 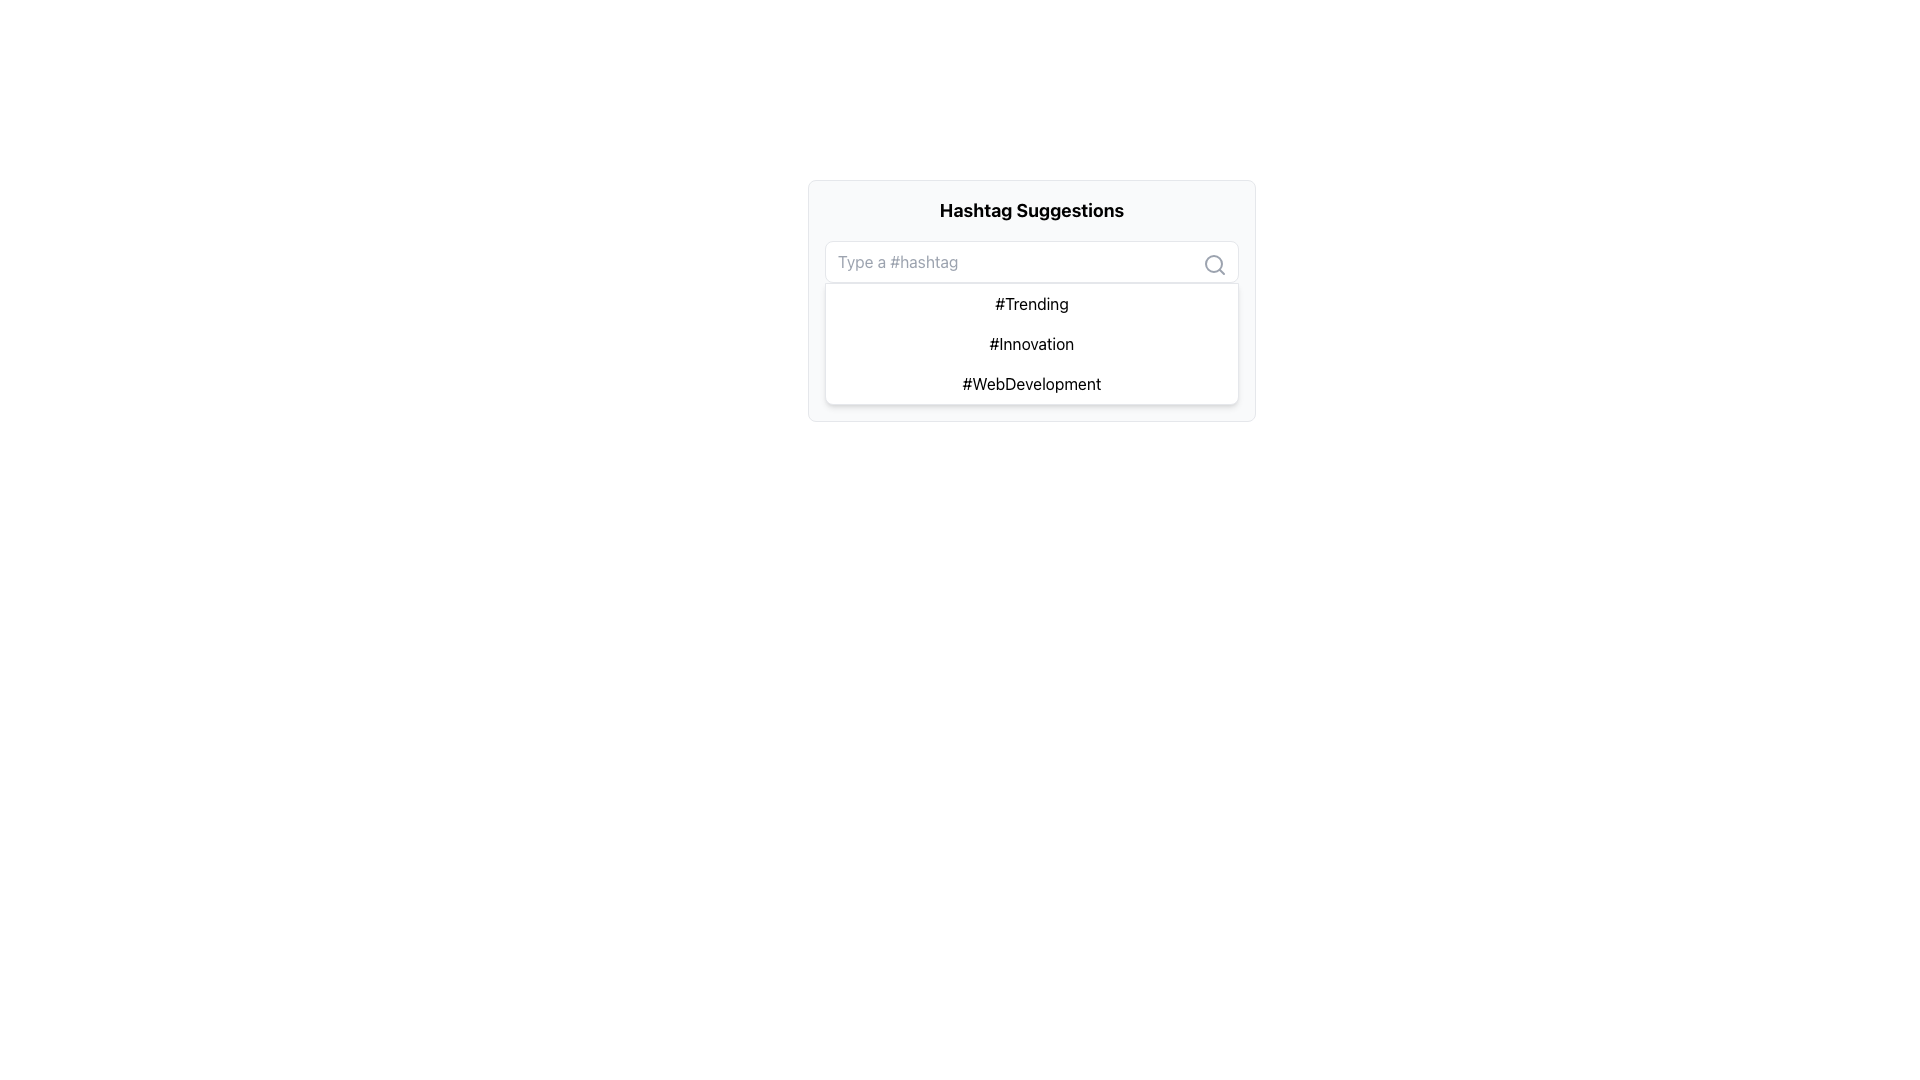 I want to click on a hashtag in the Suggestion list below the 'Type a #hashtag' input field, so click(x=1032, y=322).